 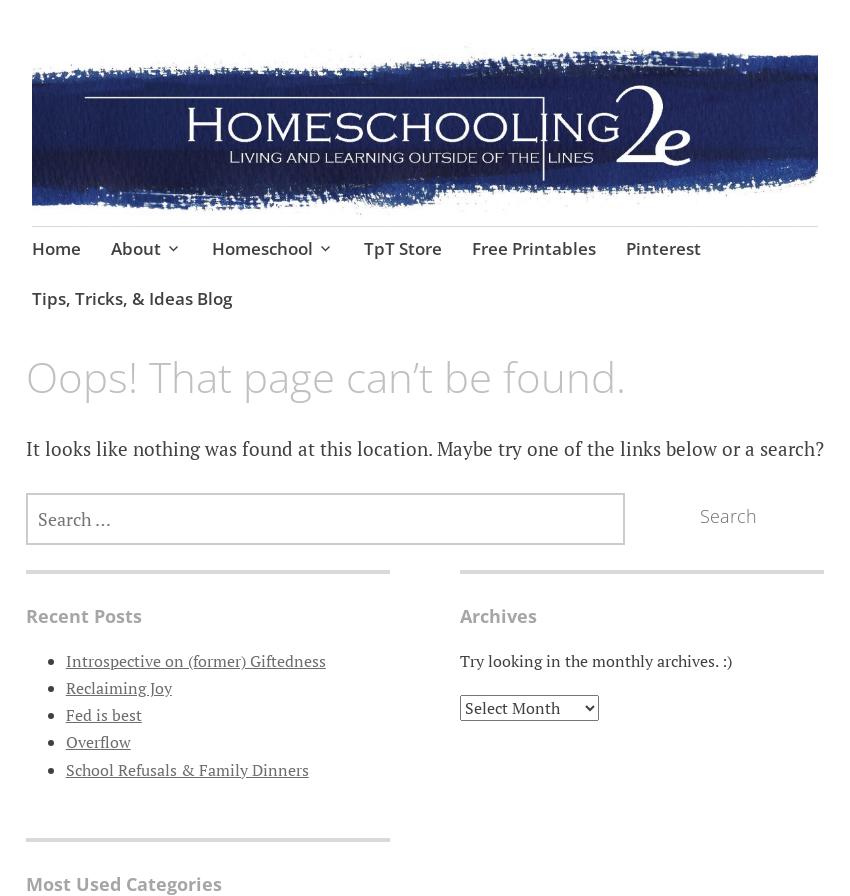 What do you see at coordinates (423, 447) in the screenshot?
I see `'It looks like nothing was found at this location. Maybe try one of the links below or a search?'` at bounding box center [423, 447].